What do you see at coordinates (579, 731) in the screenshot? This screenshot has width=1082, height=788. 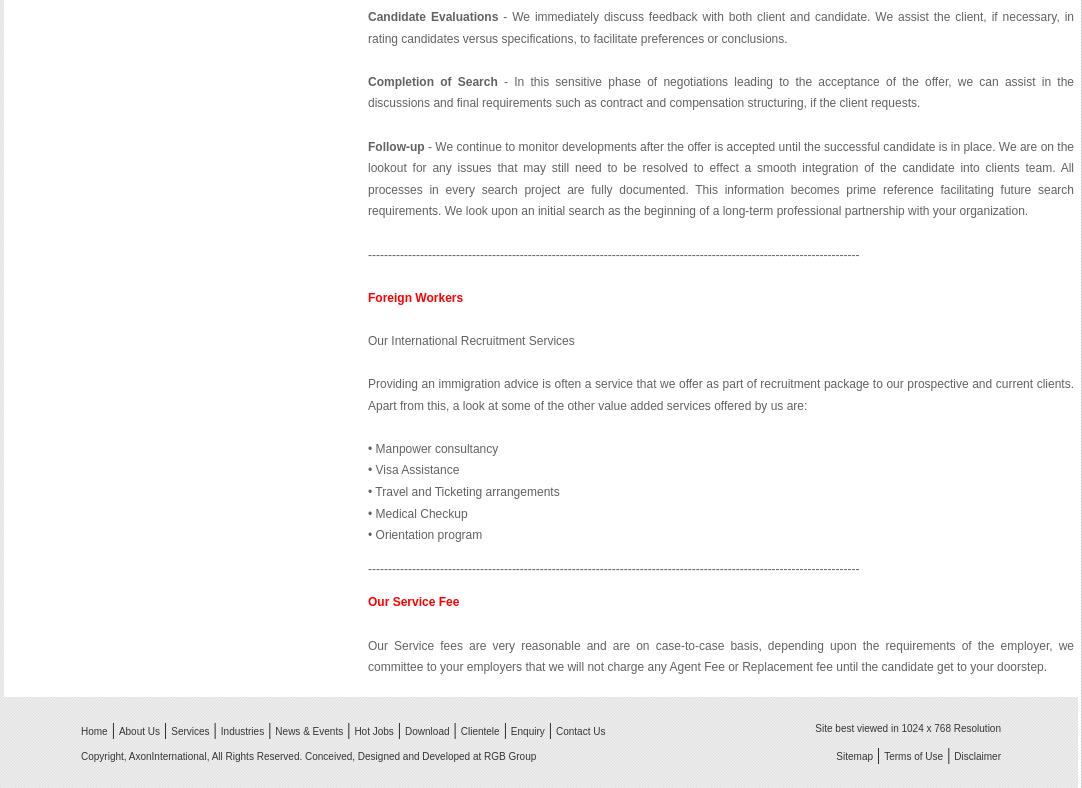 I see `'Contact Us'` at bounding box center [579, 731].